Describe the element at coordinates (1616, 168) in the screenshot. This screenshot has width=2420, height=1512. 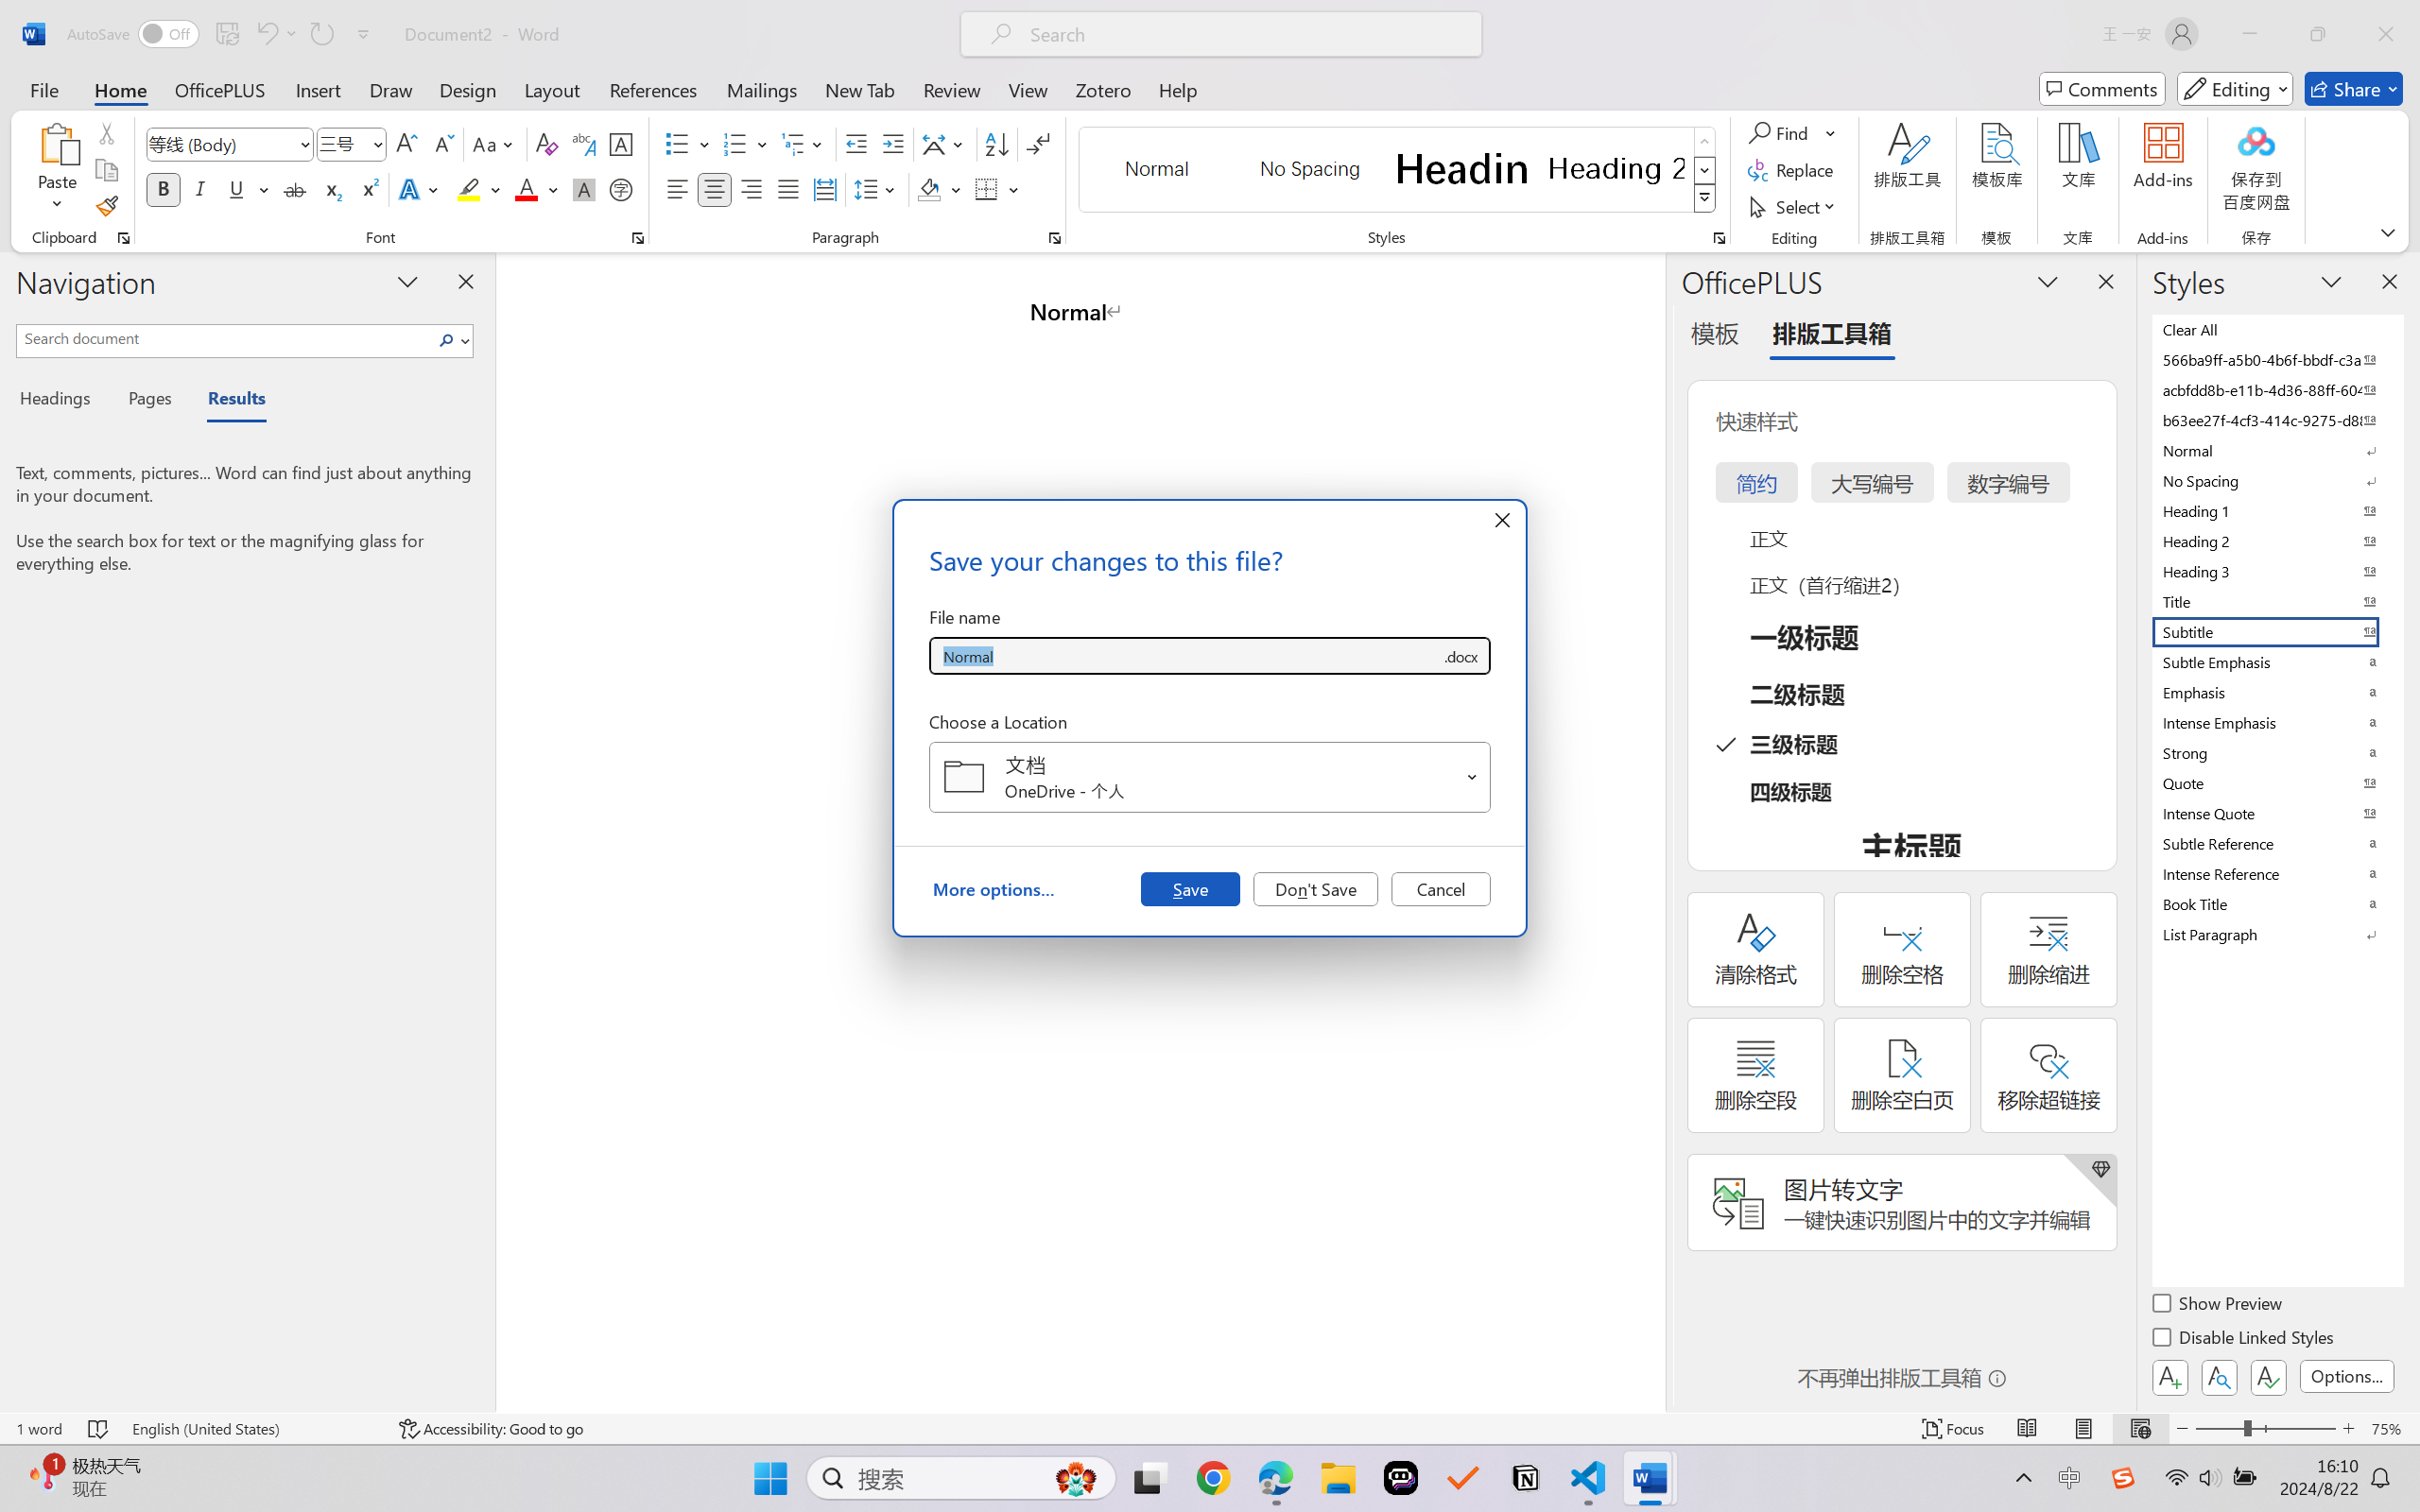
I see `'Heading 2'` at that location.